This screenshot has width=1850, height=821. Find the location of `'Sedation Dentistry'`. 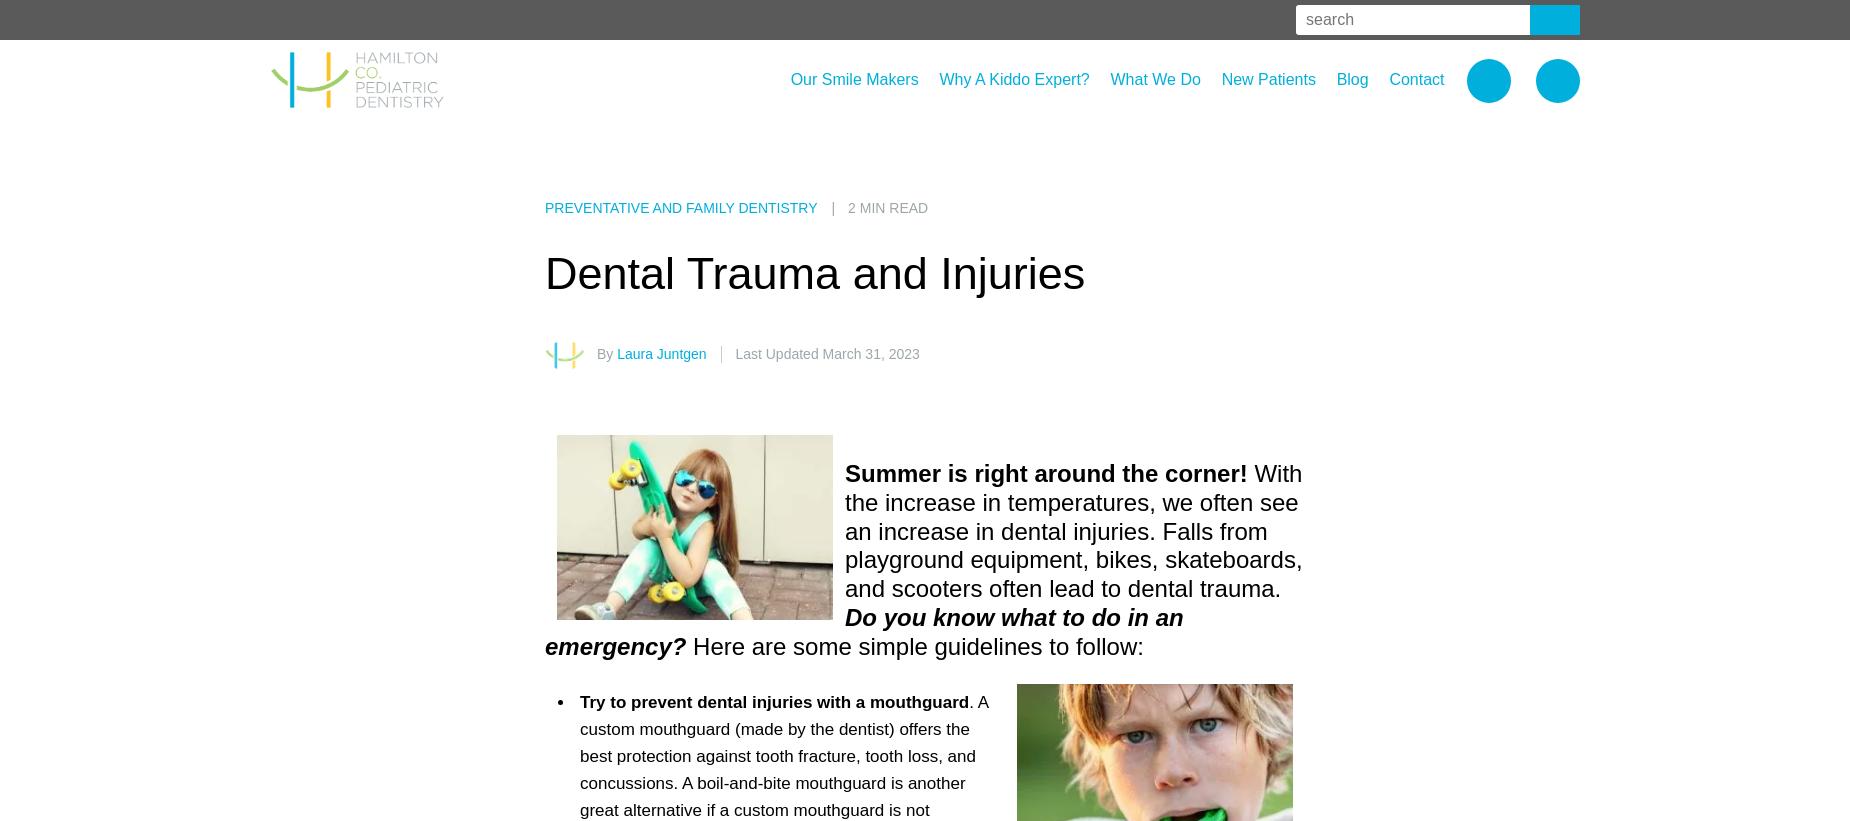

'Sedation Dentistry' is located at coordinates (1168, 219).